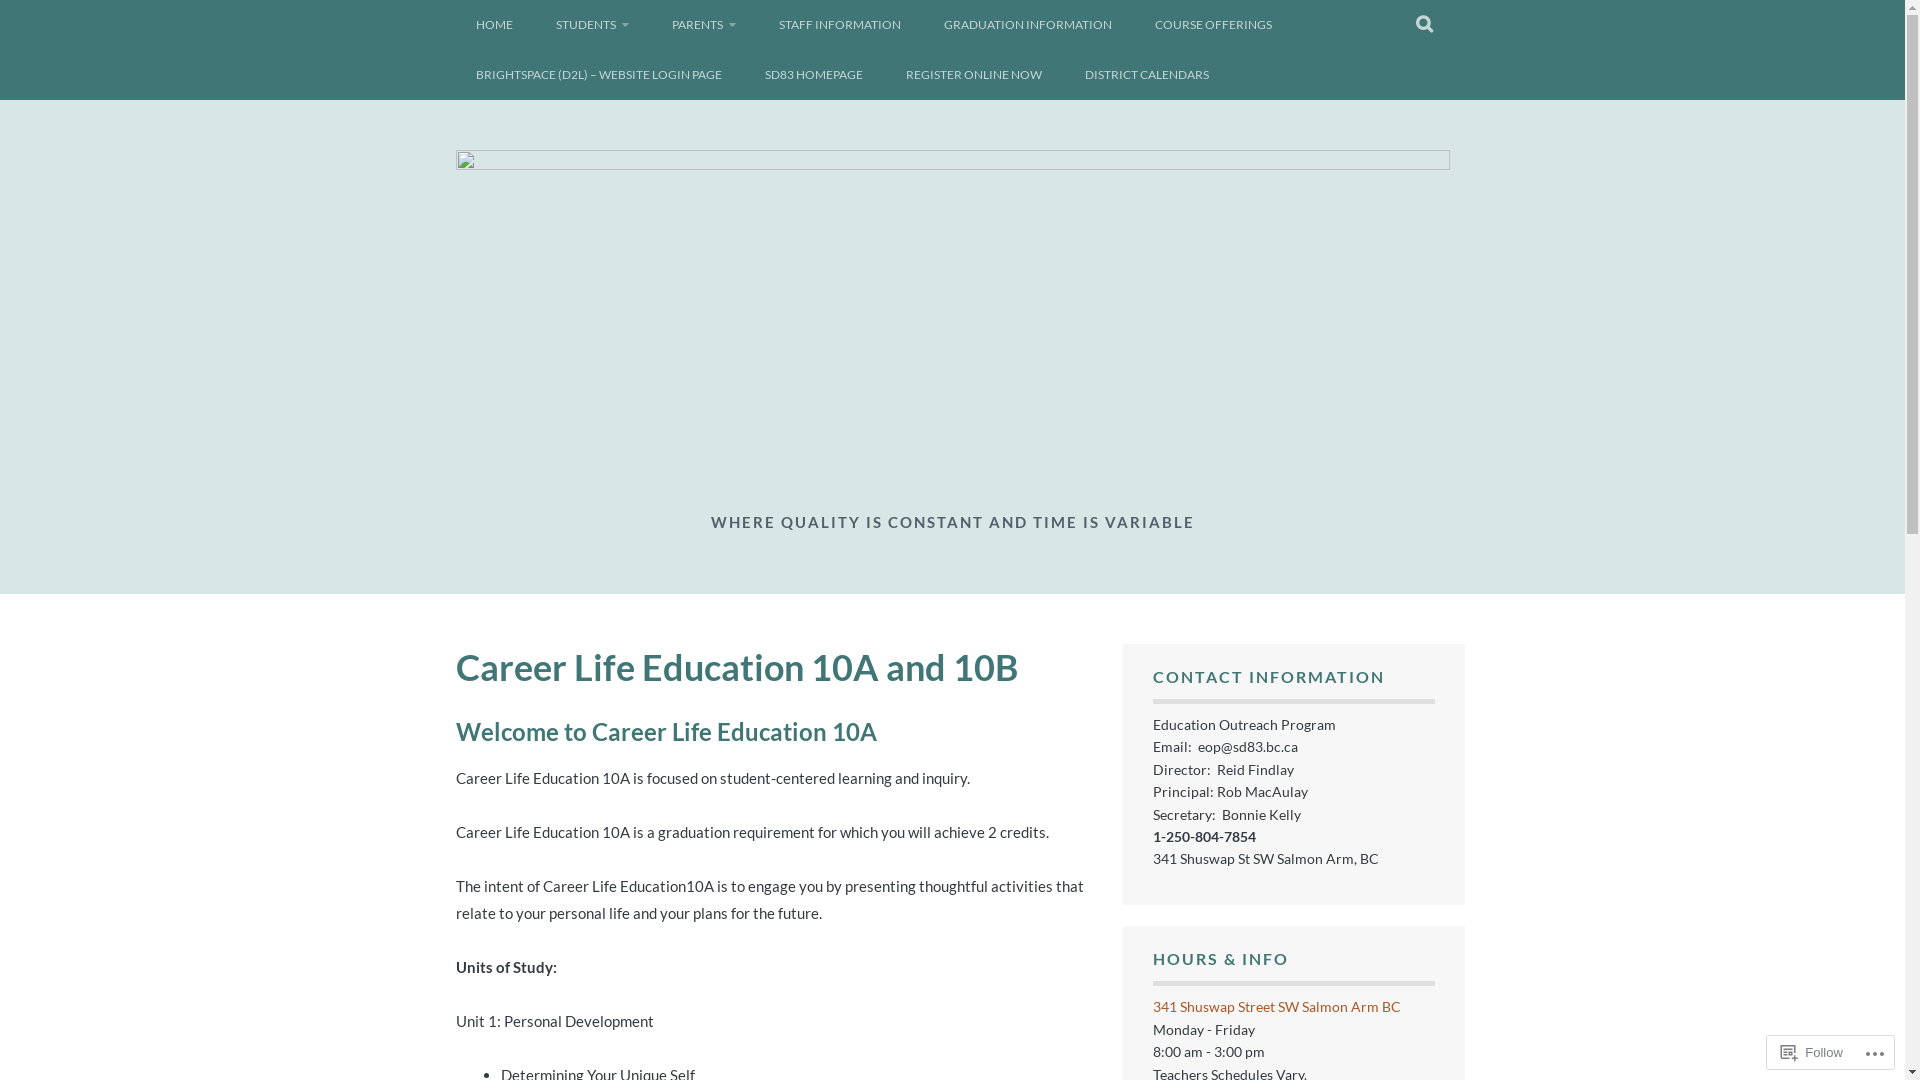 Image resolution: width=1920 pixels, height=1080 pixels. Describe the element at coordinates (839, 24) in the screenshot. I see `'STAFF INFORMATION'` at that location.